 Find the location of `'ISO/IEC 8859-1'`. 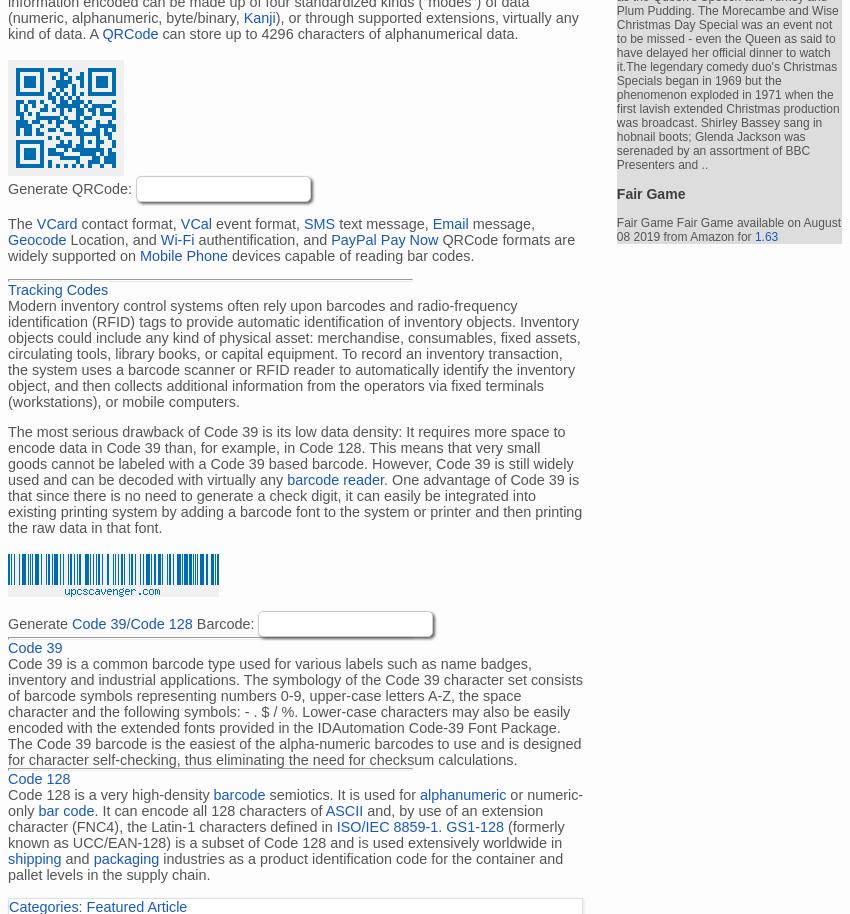

'ISO/IEC 8859-1' is located at coordinates (336, 826).